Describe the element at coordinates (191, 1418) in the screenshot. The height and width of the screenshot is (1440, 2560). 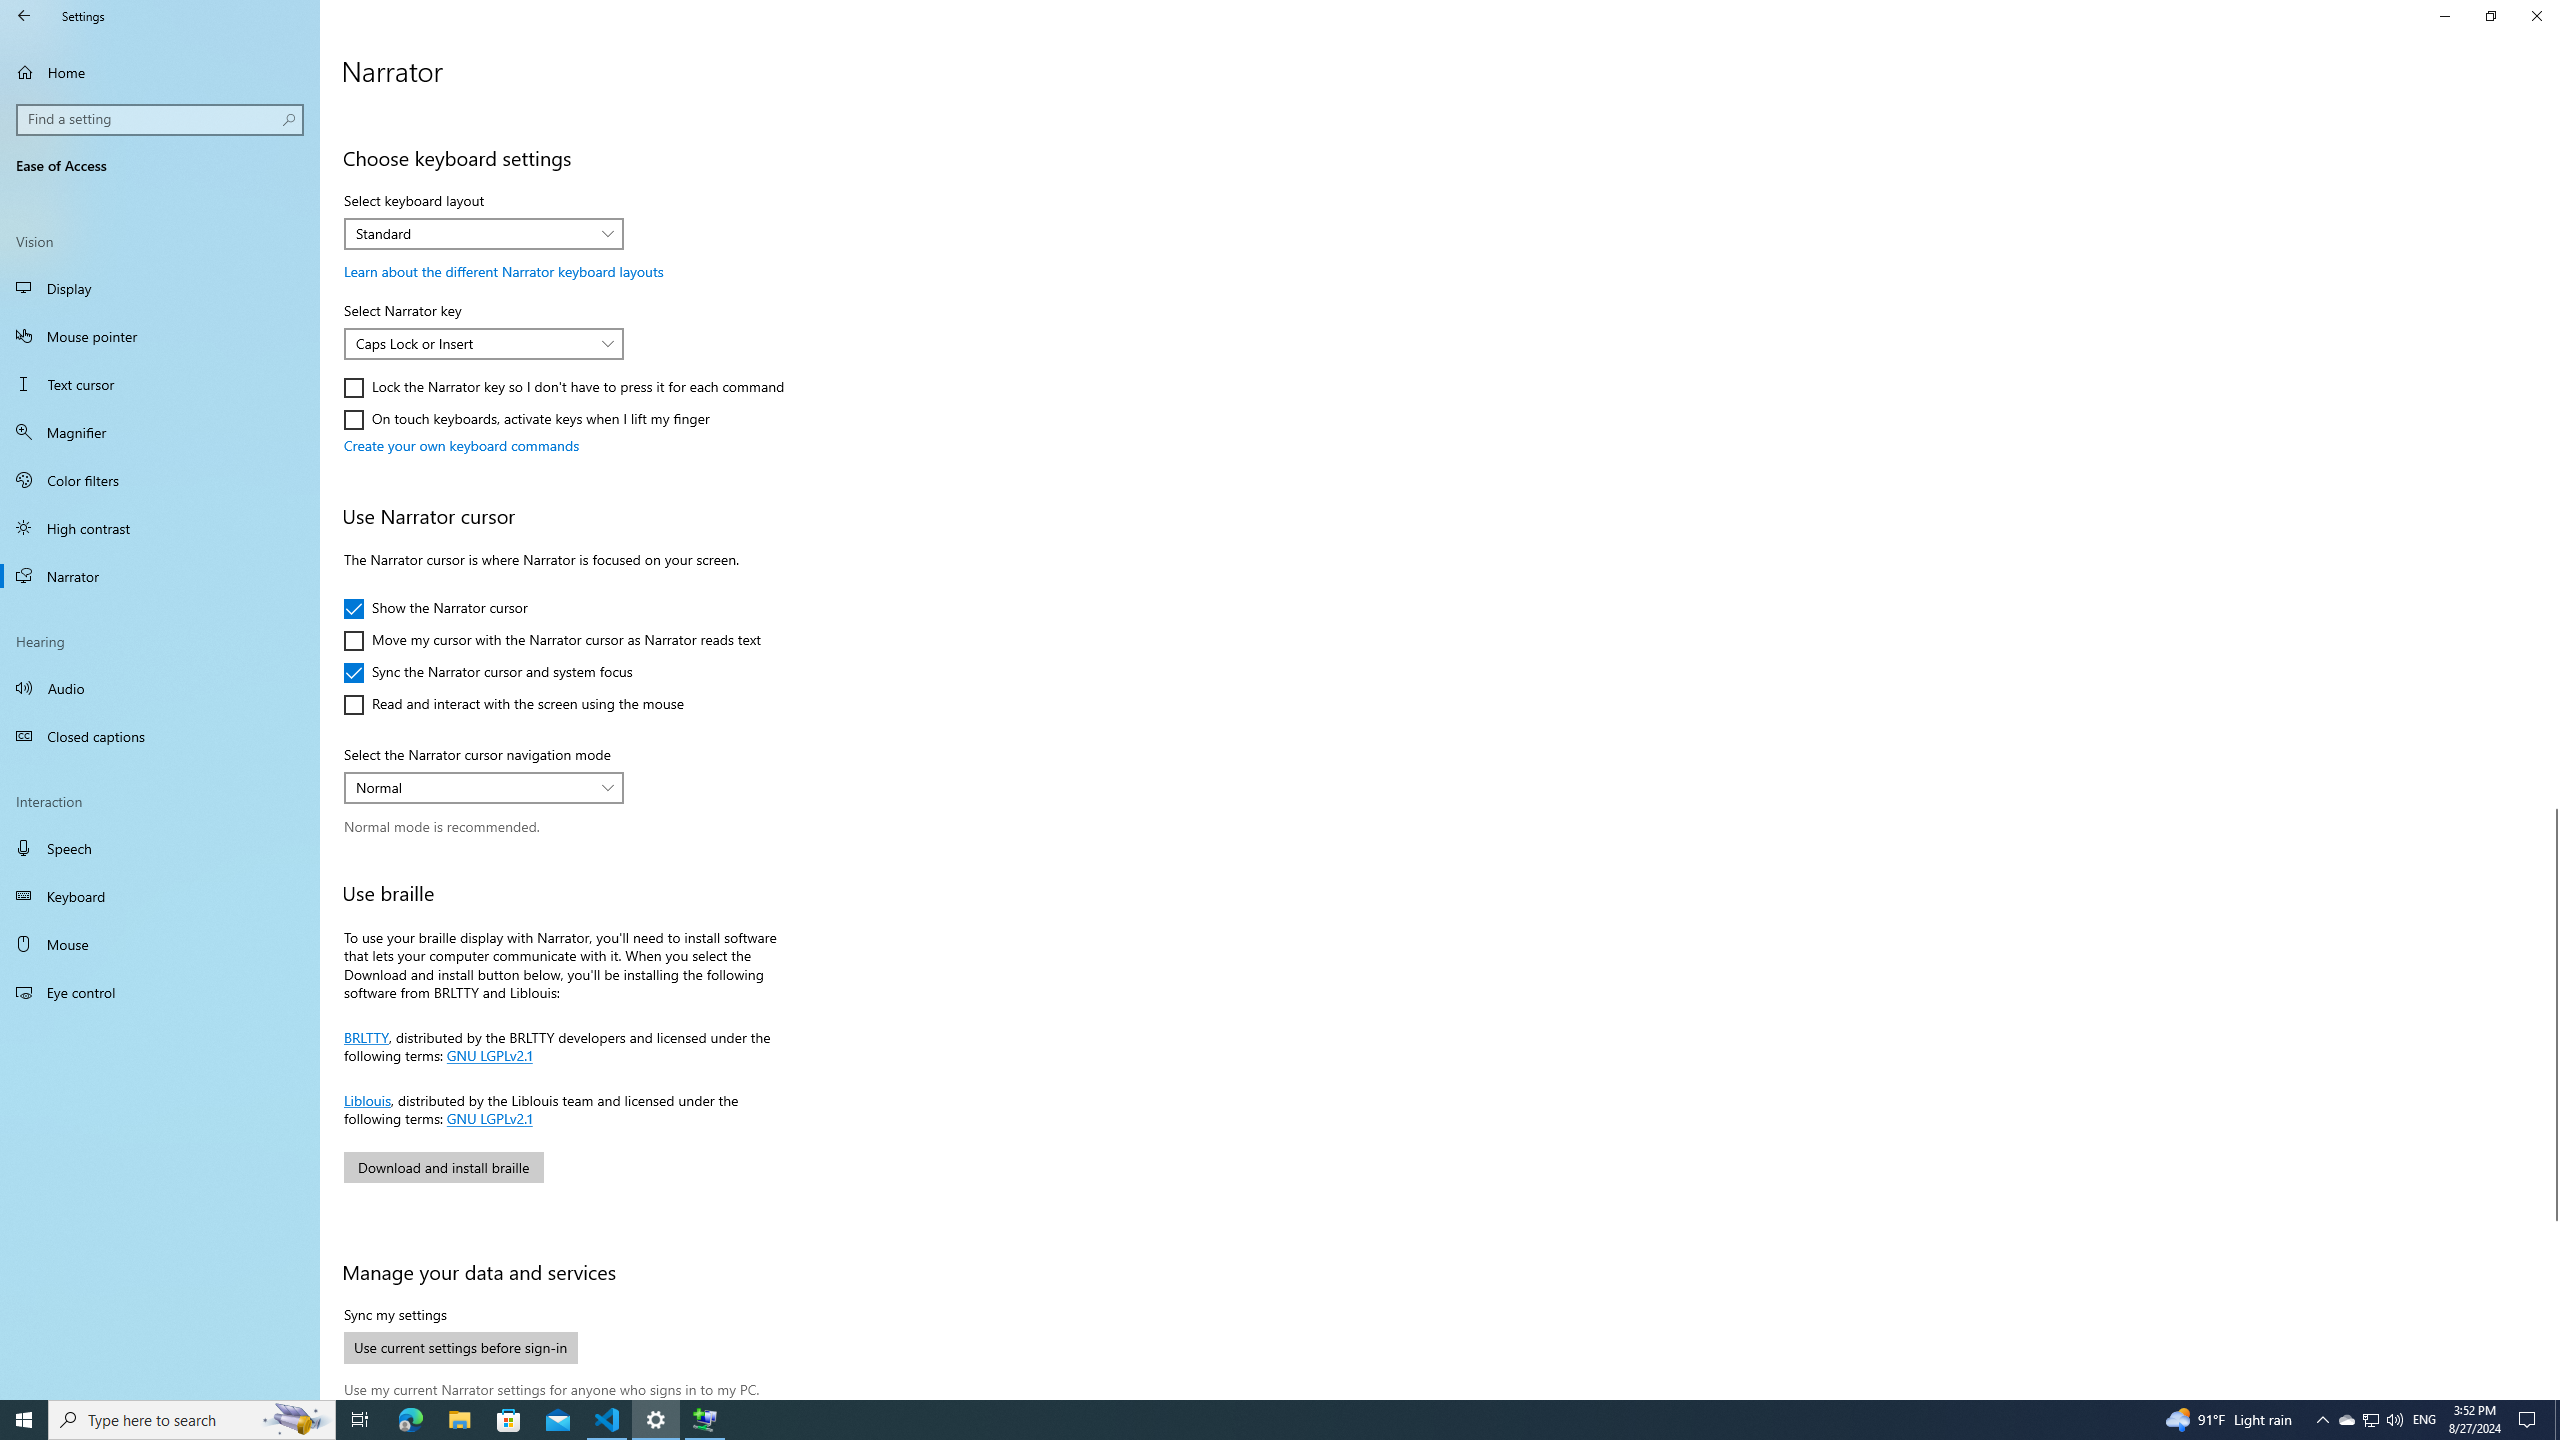
I see `'Type here to search'` at that location.